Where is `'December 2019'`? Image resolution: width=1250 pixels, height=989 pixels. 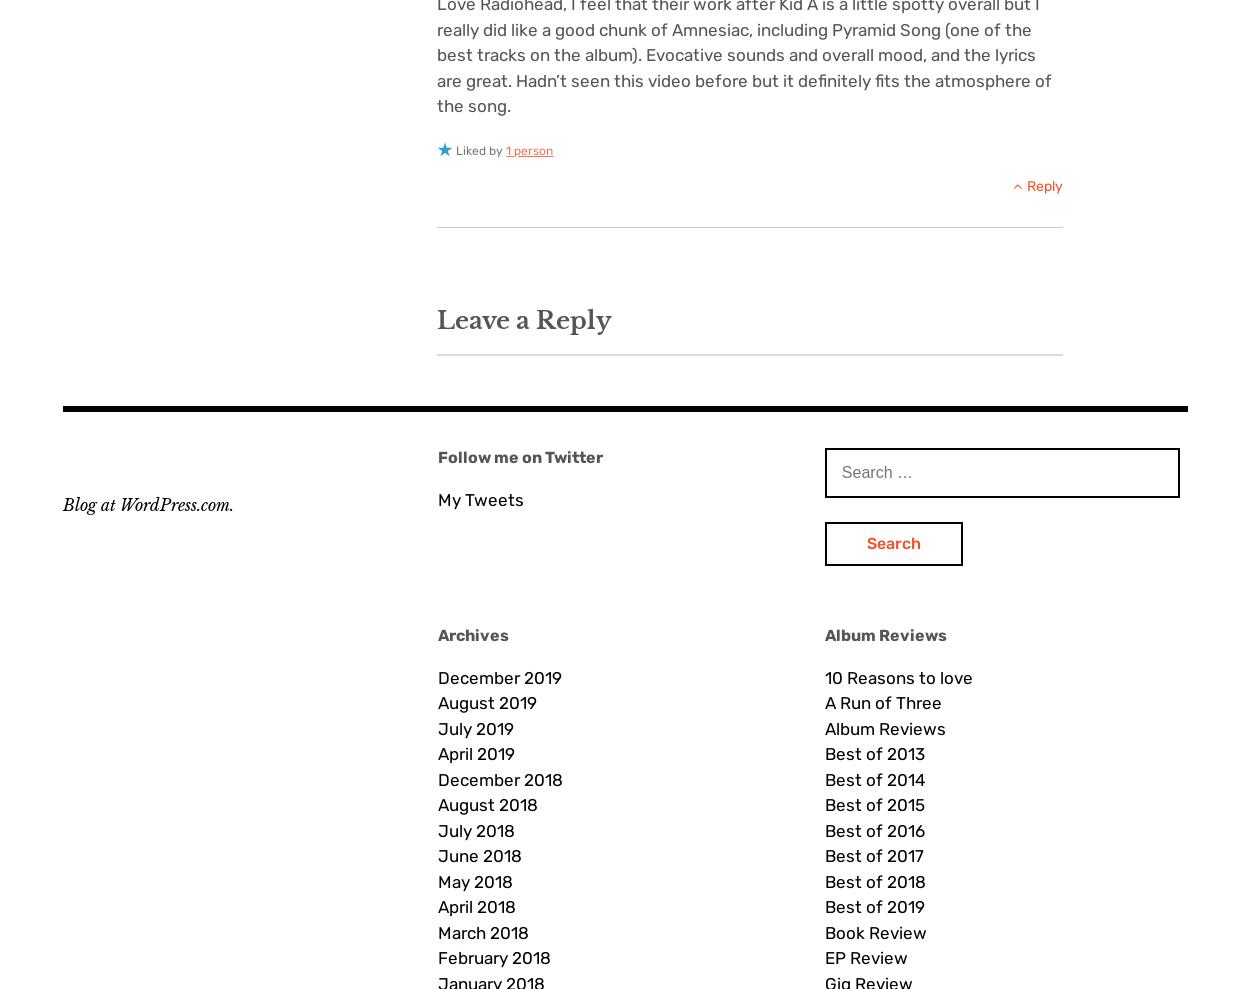
'December 2019' is located at coordinates (437, 675).